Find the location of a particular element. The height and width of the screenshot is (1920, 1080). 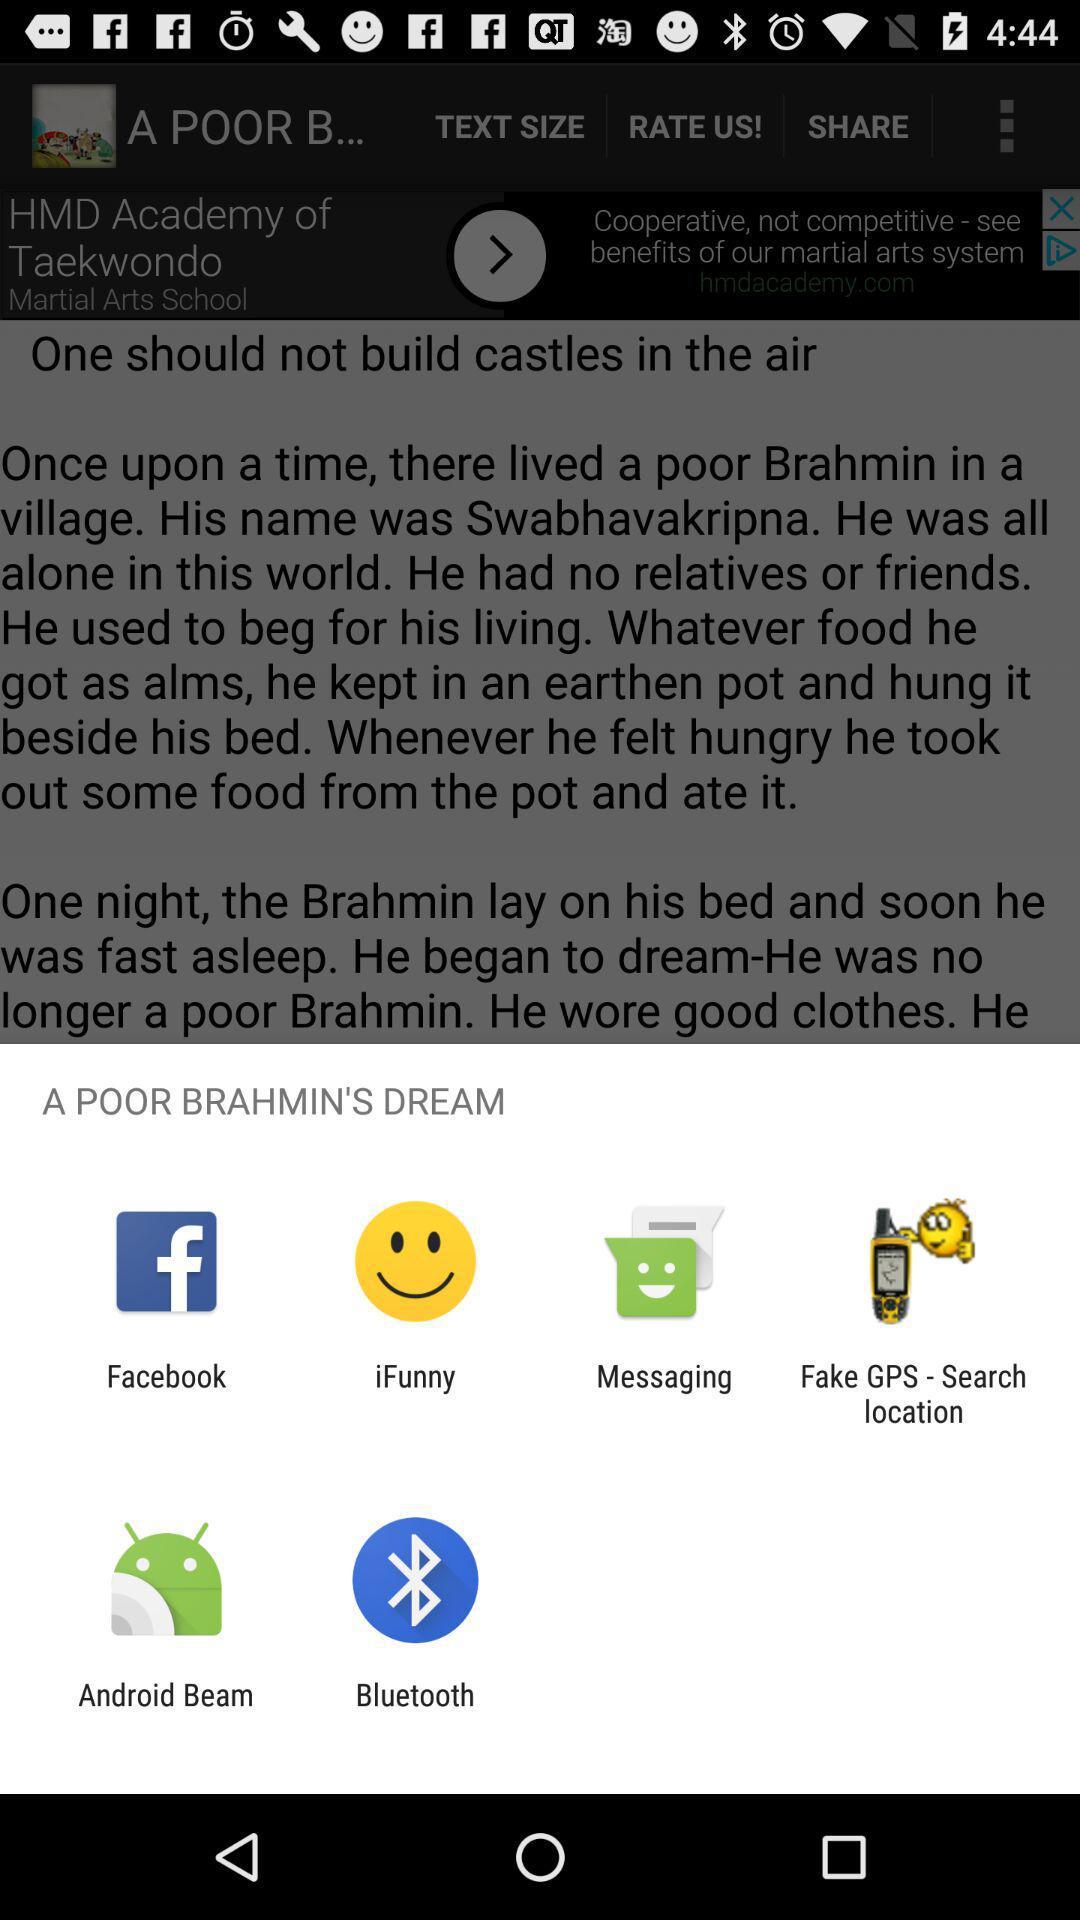

icon to the left of ifunny app is located at coordinates (165, 1392).